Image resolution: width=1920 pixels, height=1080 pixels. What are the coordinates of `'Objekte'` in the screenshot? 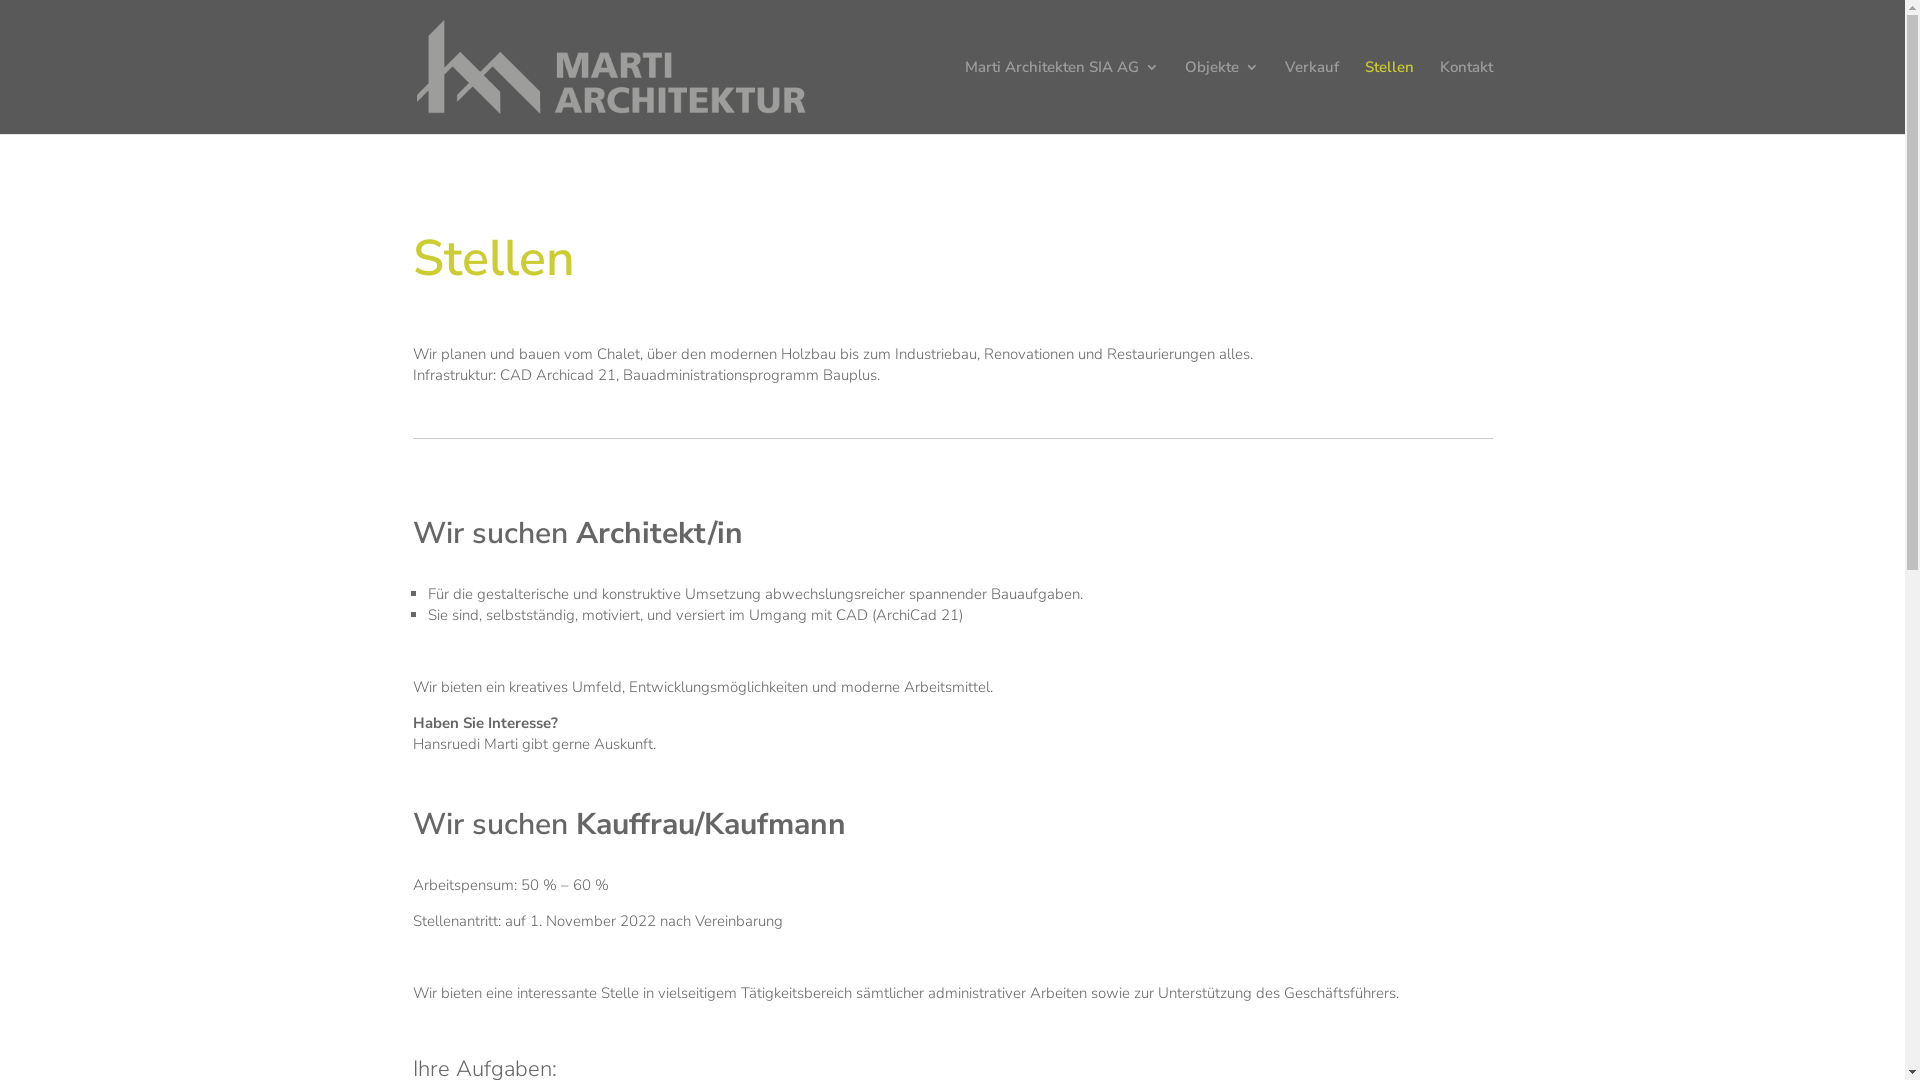 It's located at (1219, 96).